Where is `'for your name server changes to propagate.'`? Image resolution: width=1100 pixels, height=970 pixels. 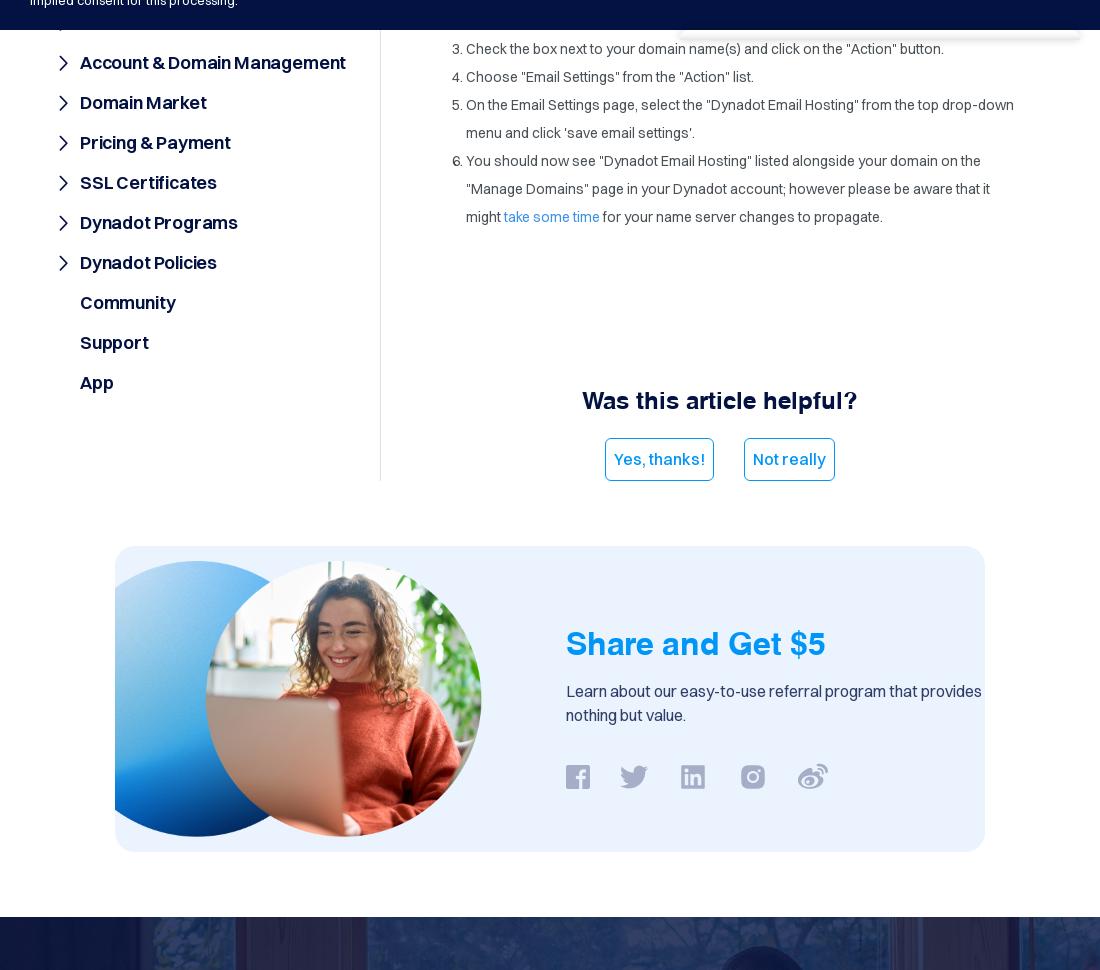 'for your name server changes to propagate.' is located at coordinates (740, 216).